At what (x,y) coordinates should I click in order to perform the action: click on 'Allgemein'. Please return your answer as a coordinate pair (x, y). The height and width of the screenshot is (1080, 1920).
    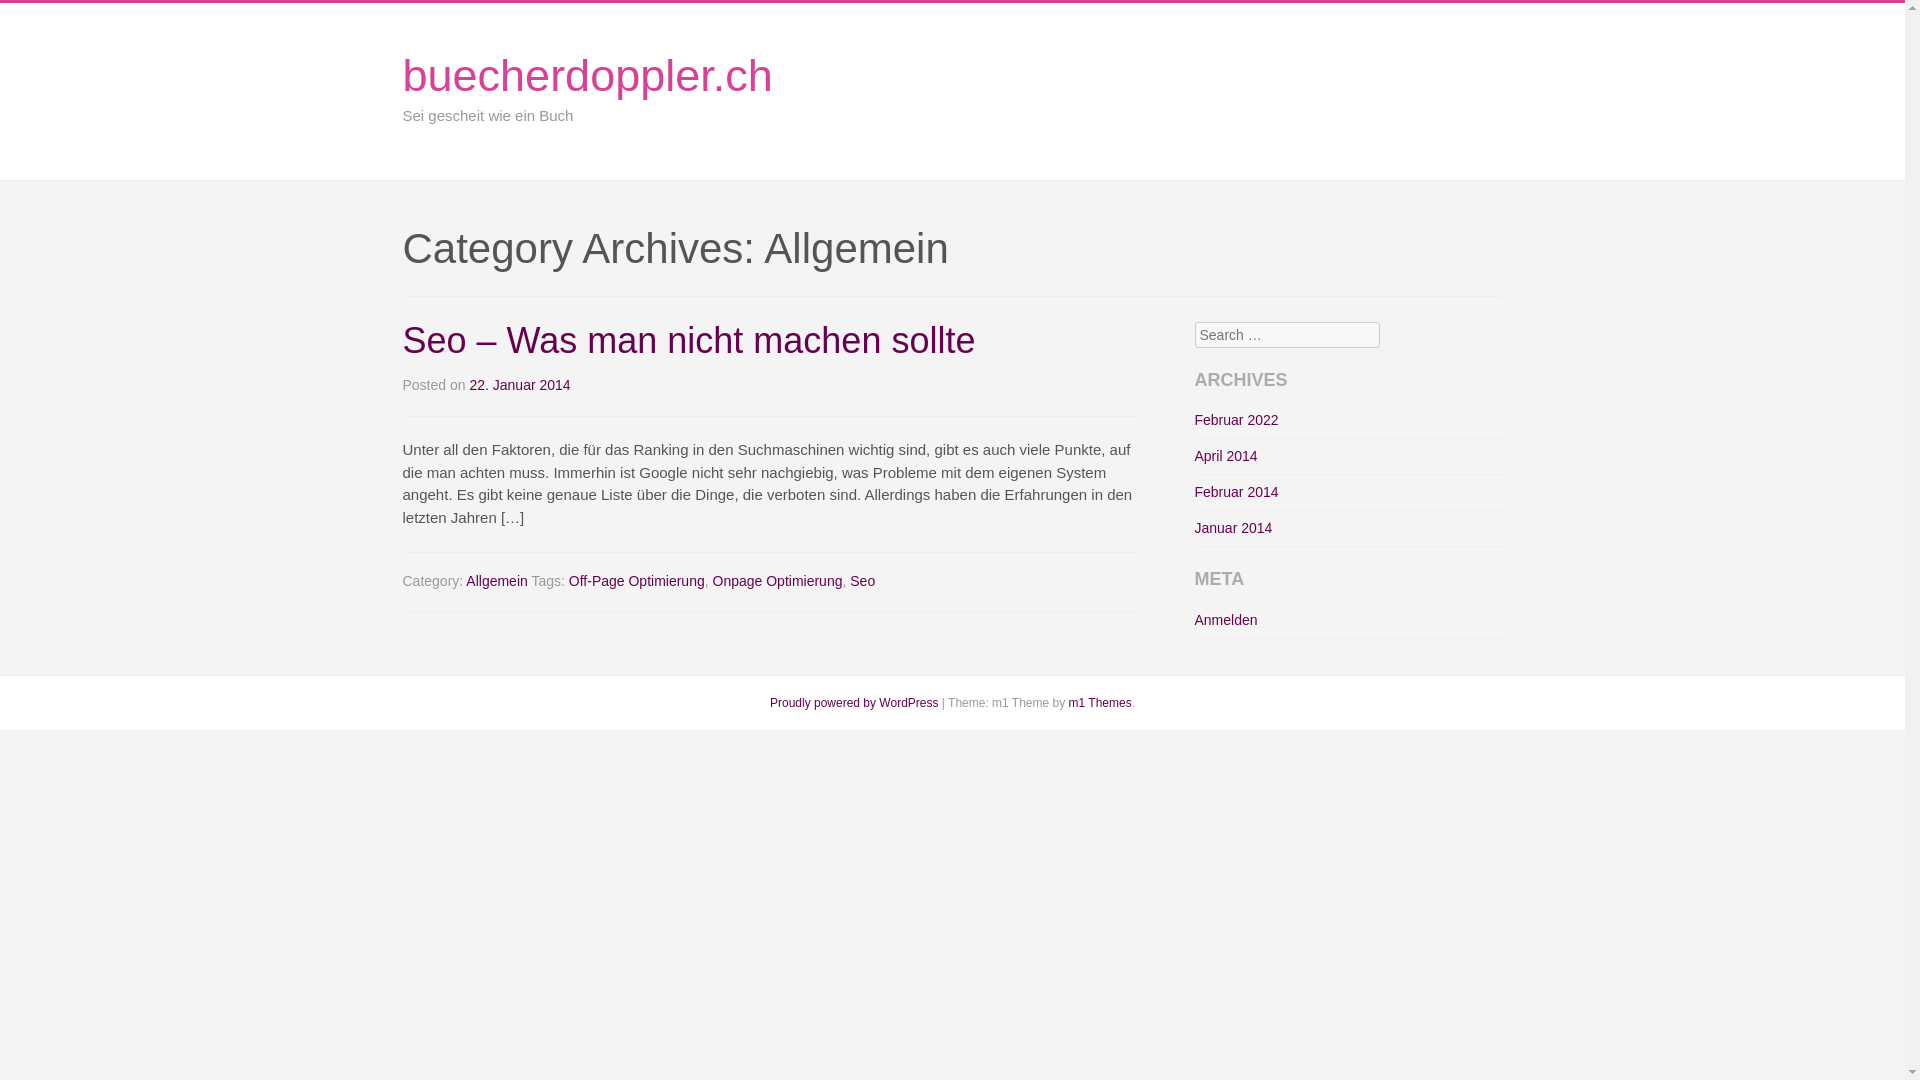
    Looking at the image, I should click on (496, 581).